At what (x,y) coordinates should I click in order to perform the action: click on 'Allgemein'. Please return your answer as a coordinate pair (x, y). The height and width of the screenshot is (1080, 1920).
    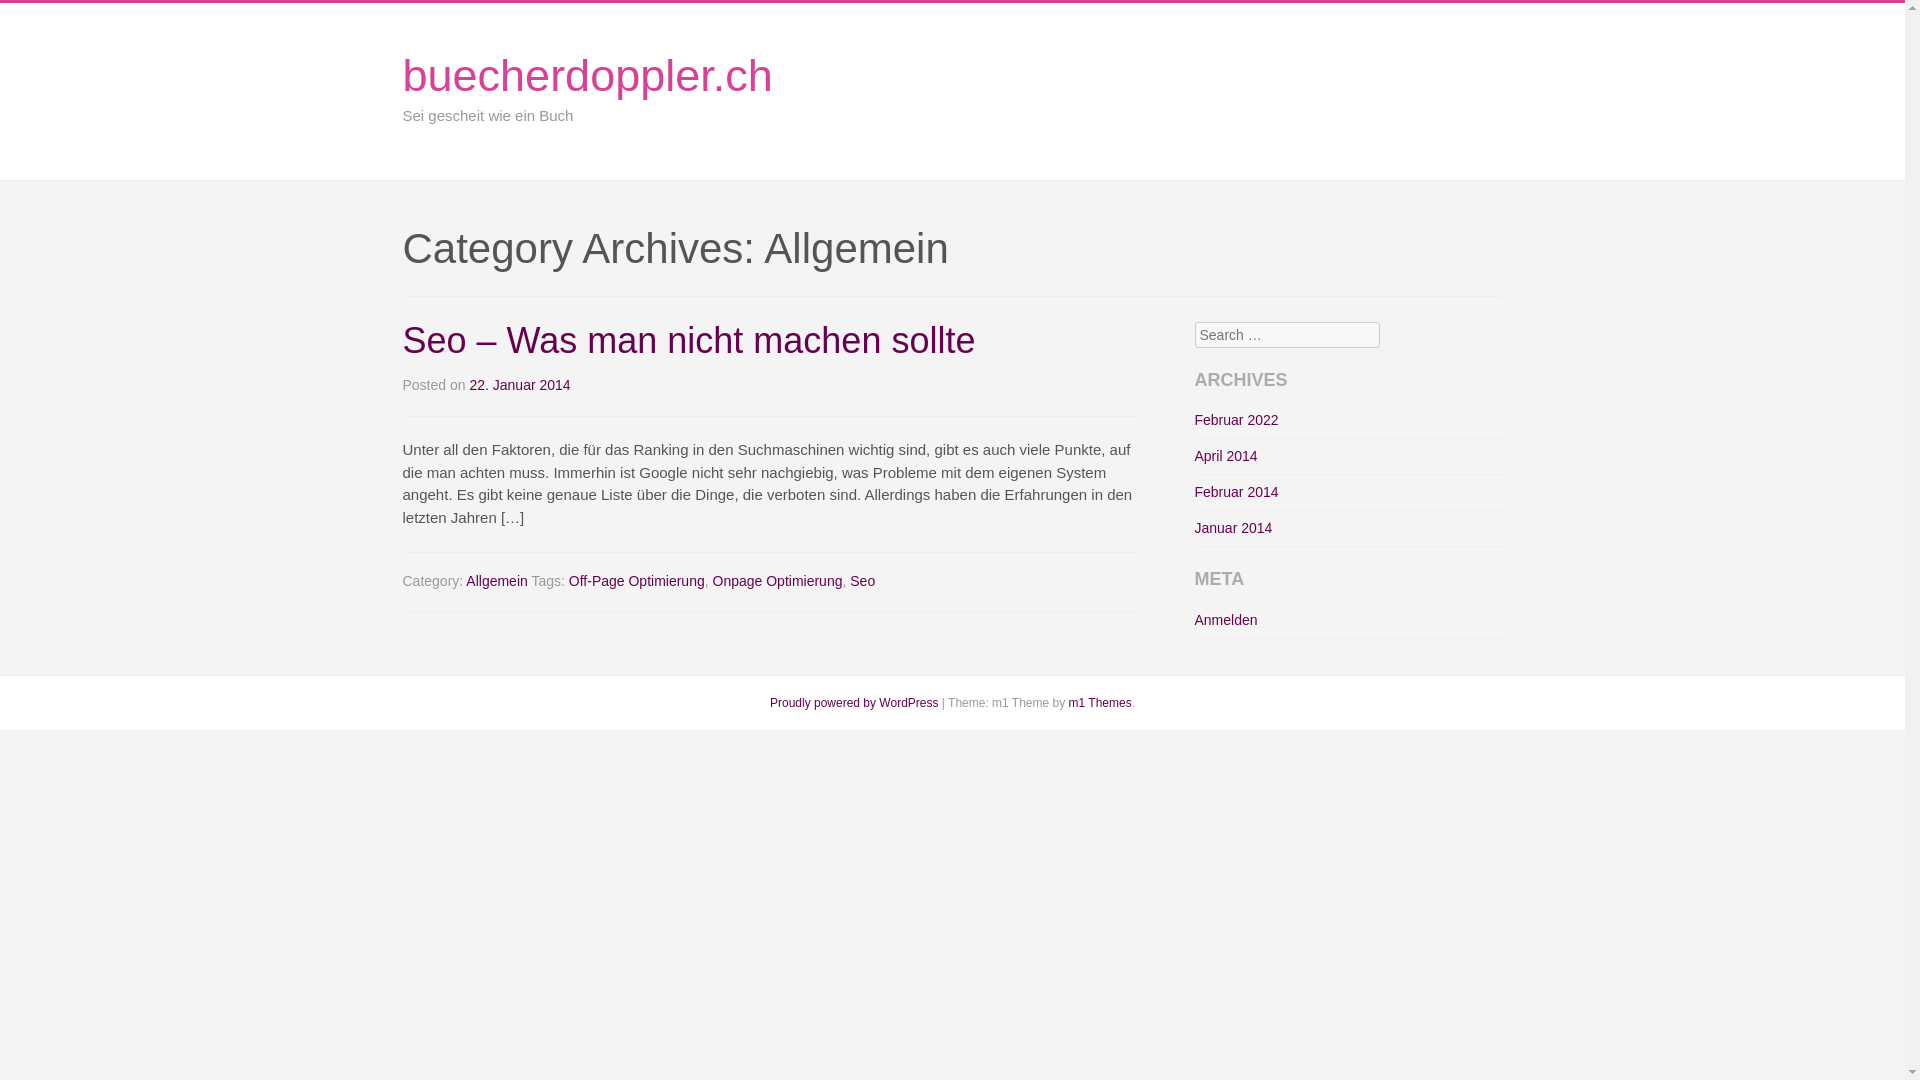
    Looking at the image, I should click on (496, 581).